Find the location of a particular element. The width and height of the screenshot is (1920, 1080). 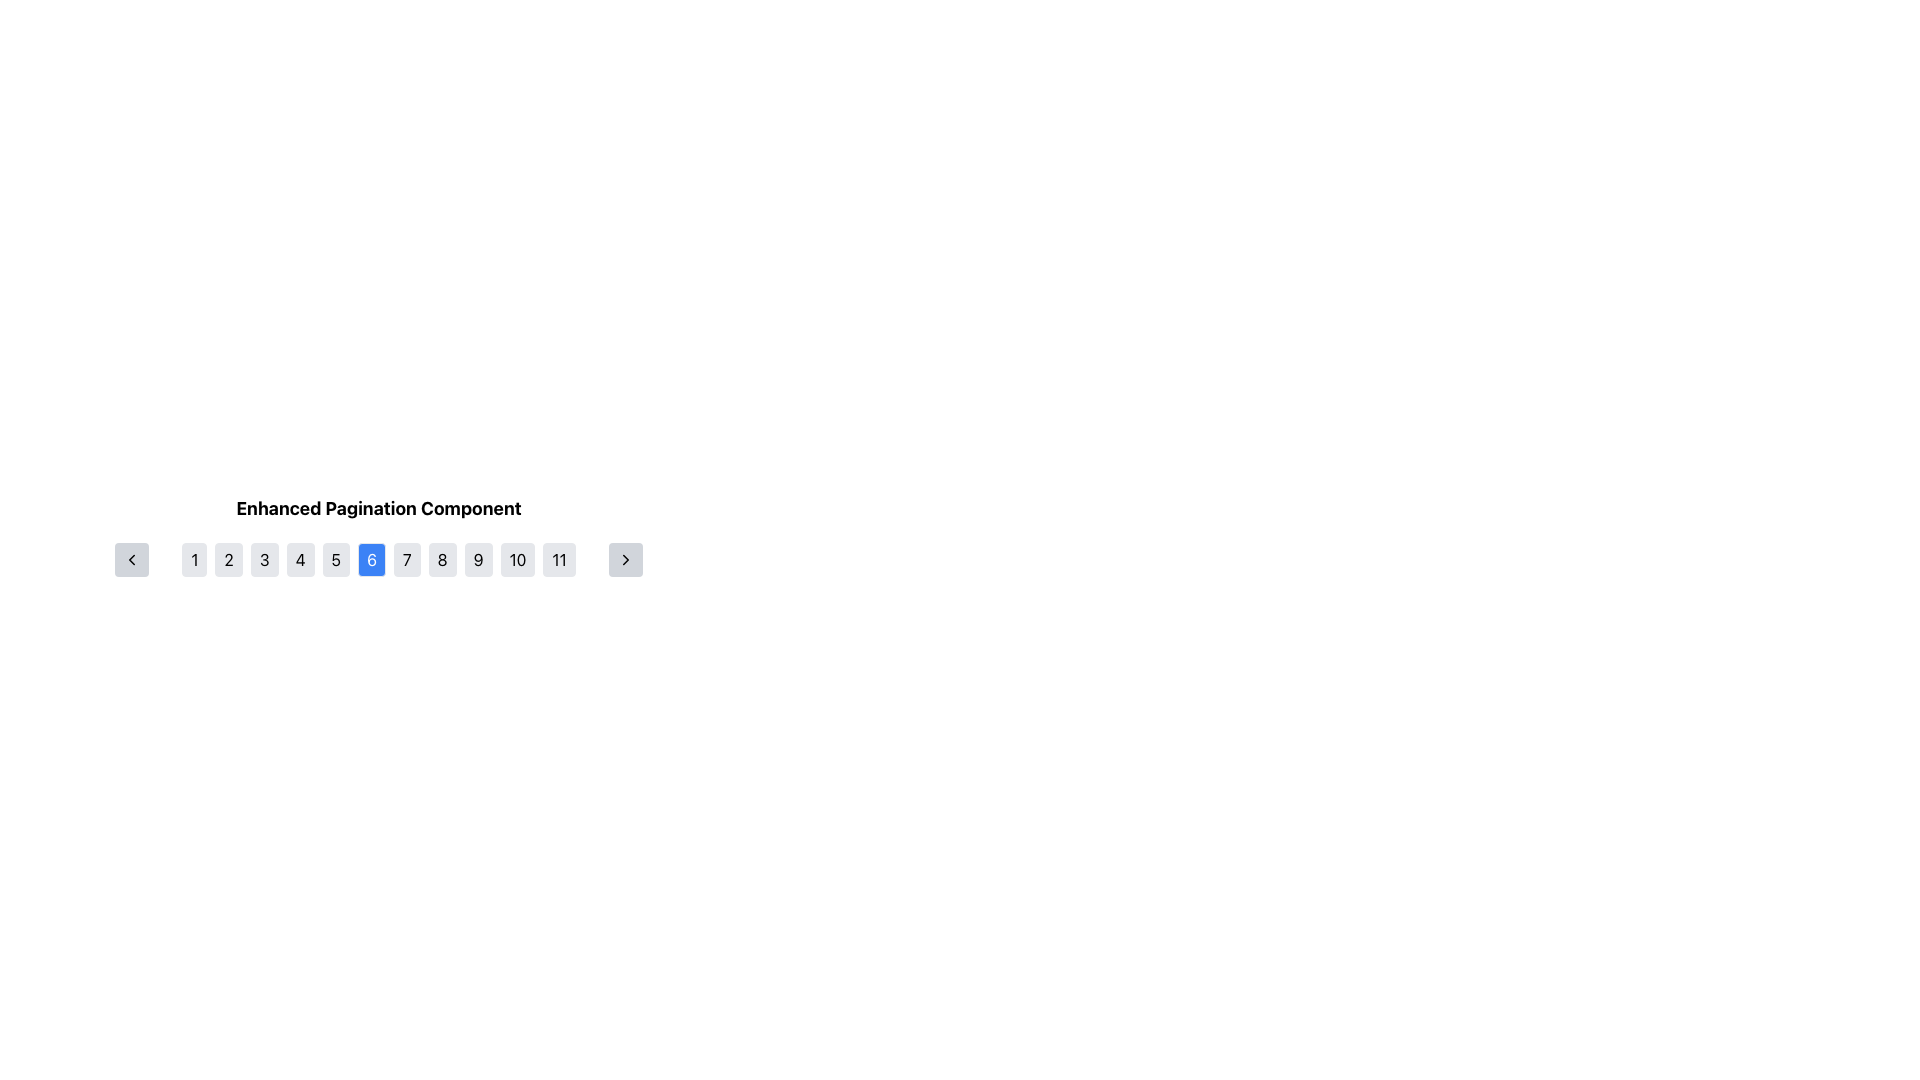

the pagination control button located at the rightmost position is located at coordinates (624, 559).